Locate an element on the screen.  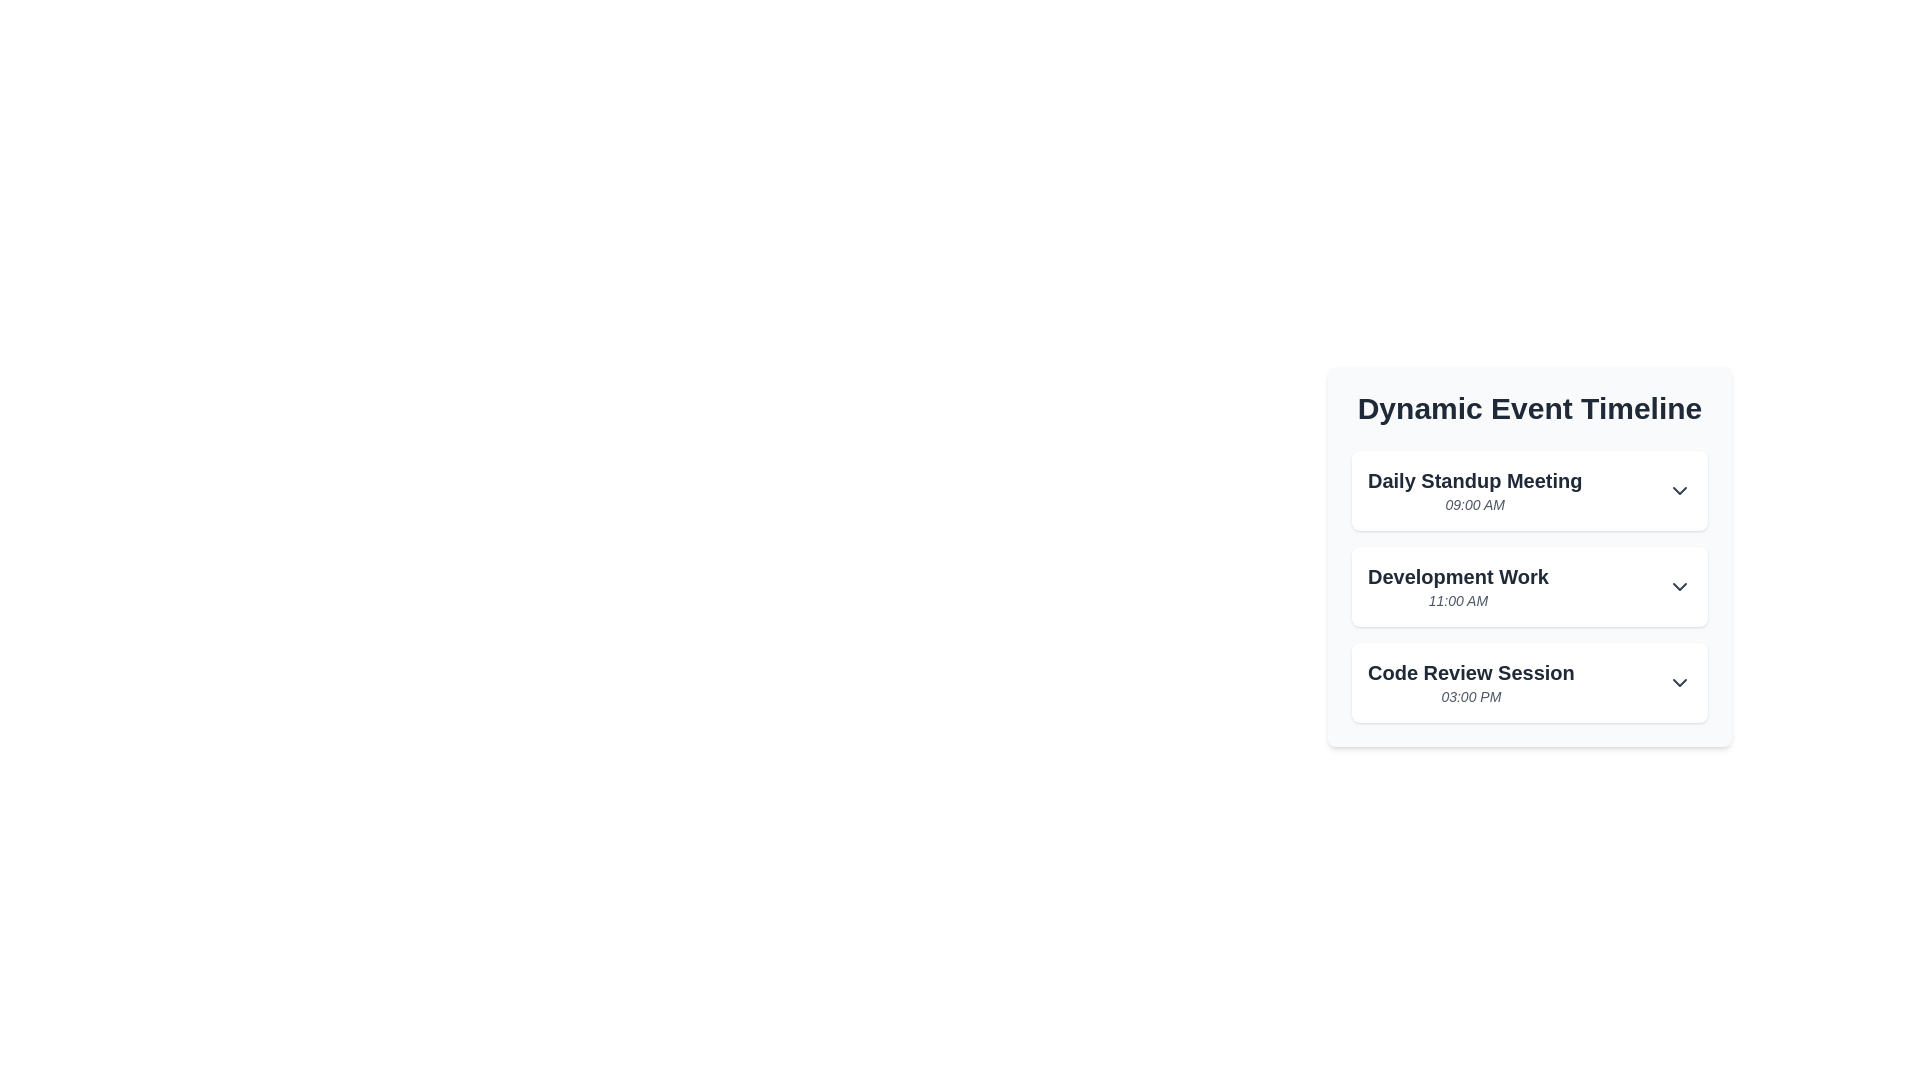
event title 'Daily Standup Meeting' and time '09:00 AM' from the text block with an interactive icon positioned below the header 'Dynamic Event Timeline' is located at coordinates (1529, 490).